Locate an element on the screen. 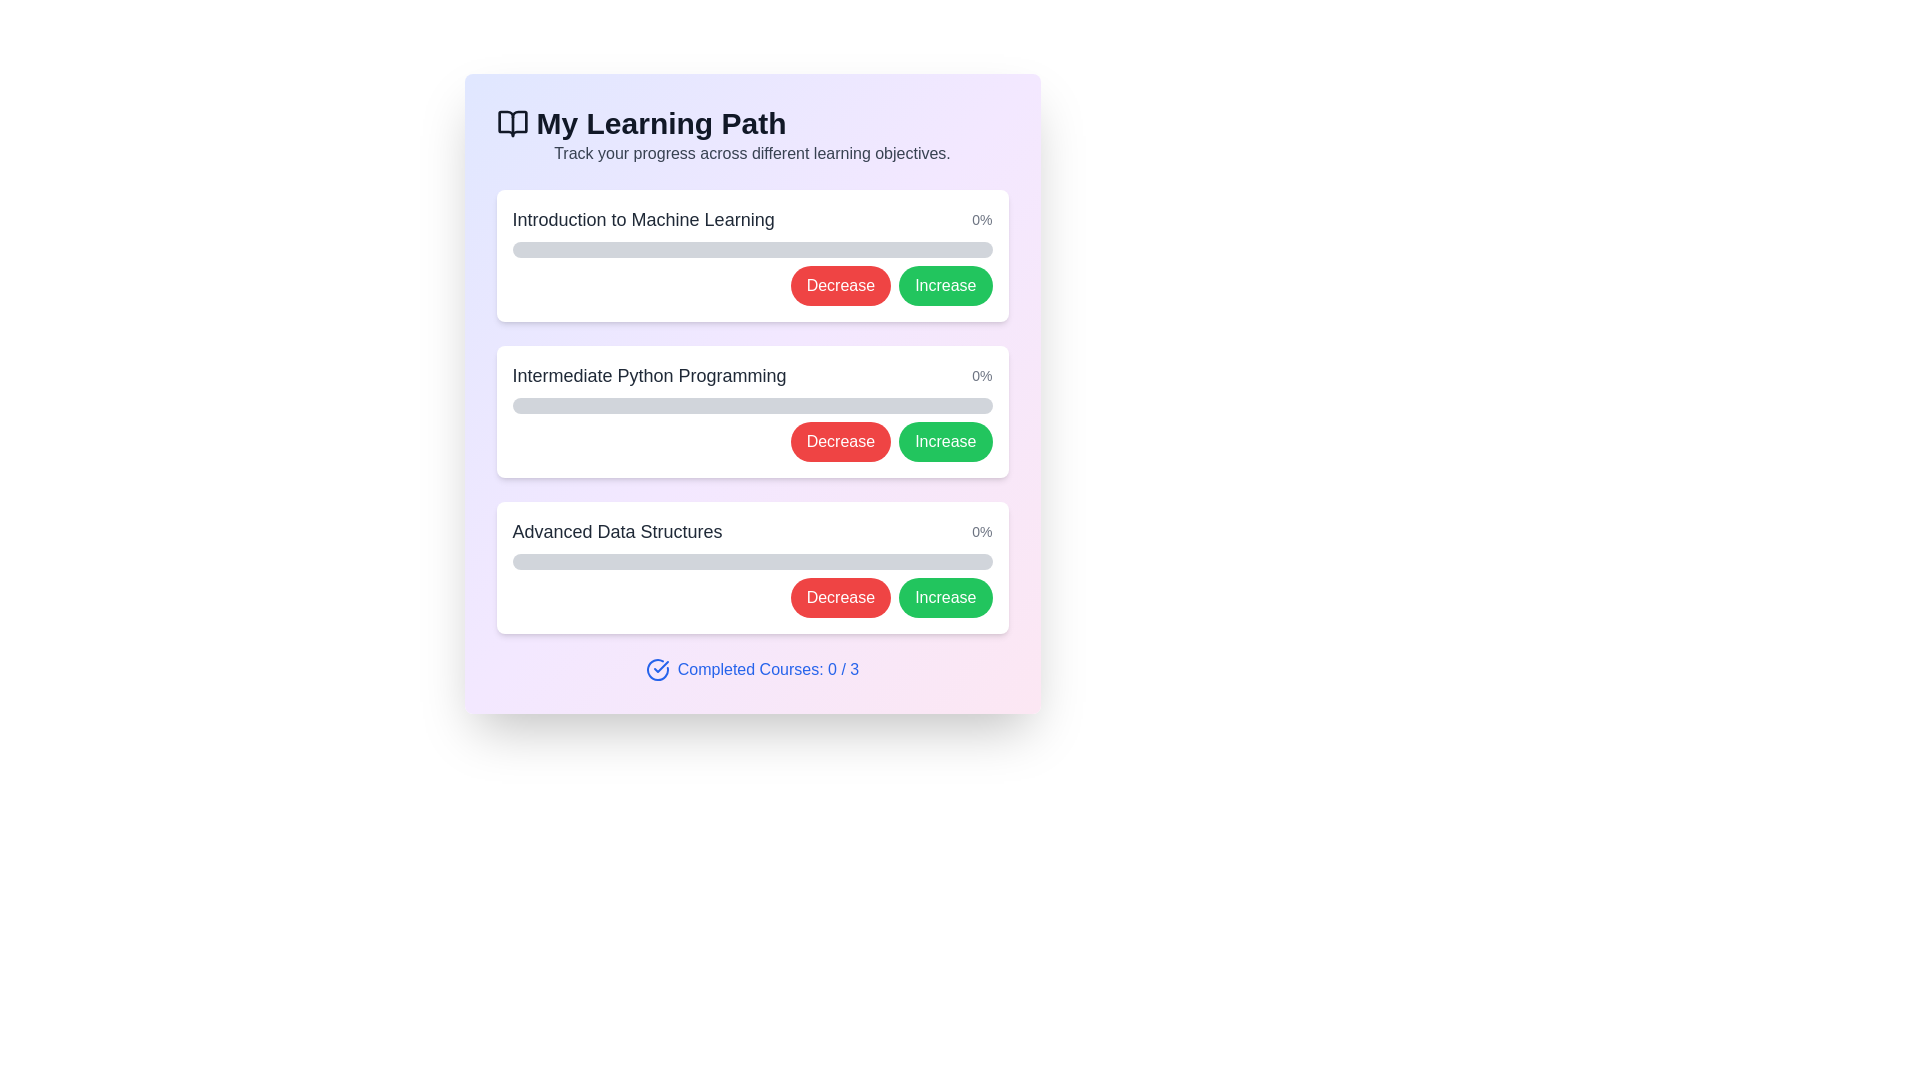 The image size is (1920, 1080). the text label displaying '0%' in light gray color, located at the top-right corner of the progress indicator for the 'Intermediate Python Programming' module is located at coordinates (982, 375).